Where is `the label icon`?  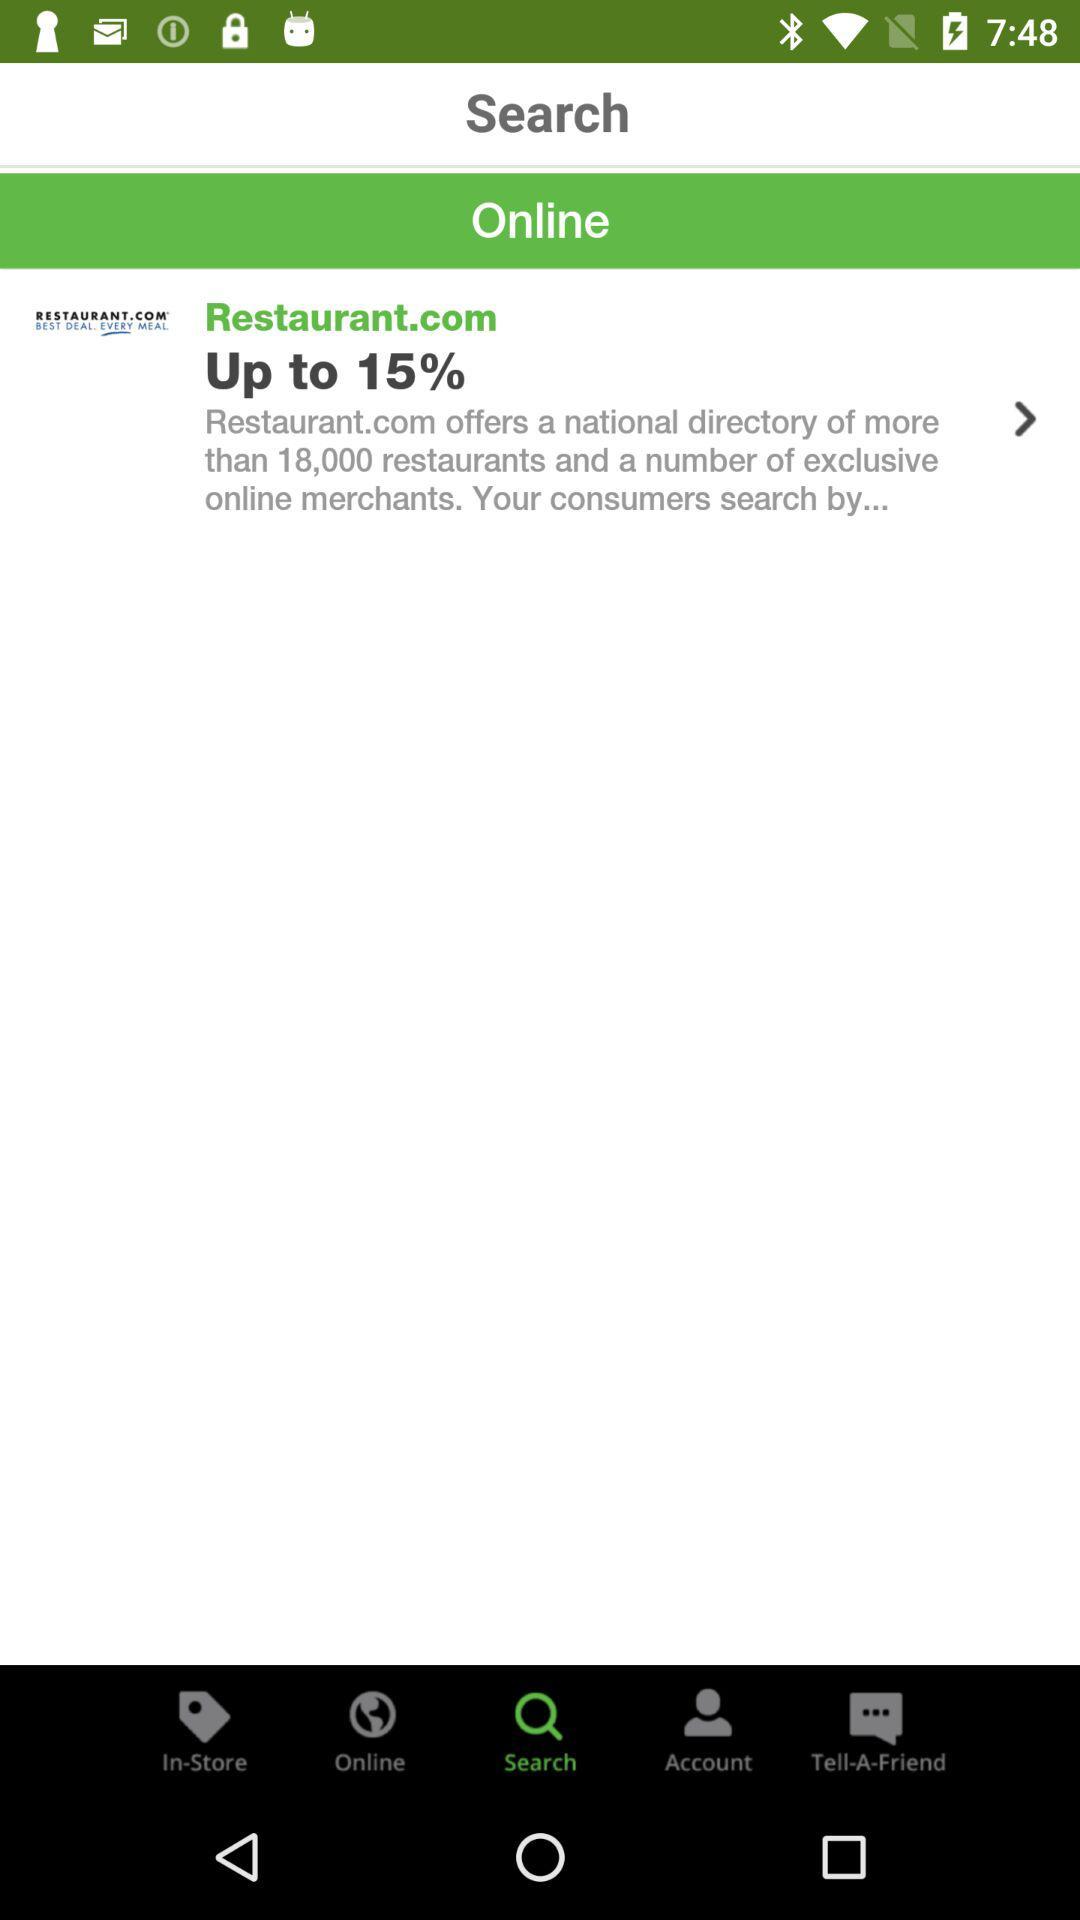 the label icon is located at coordinates (204, 1728).